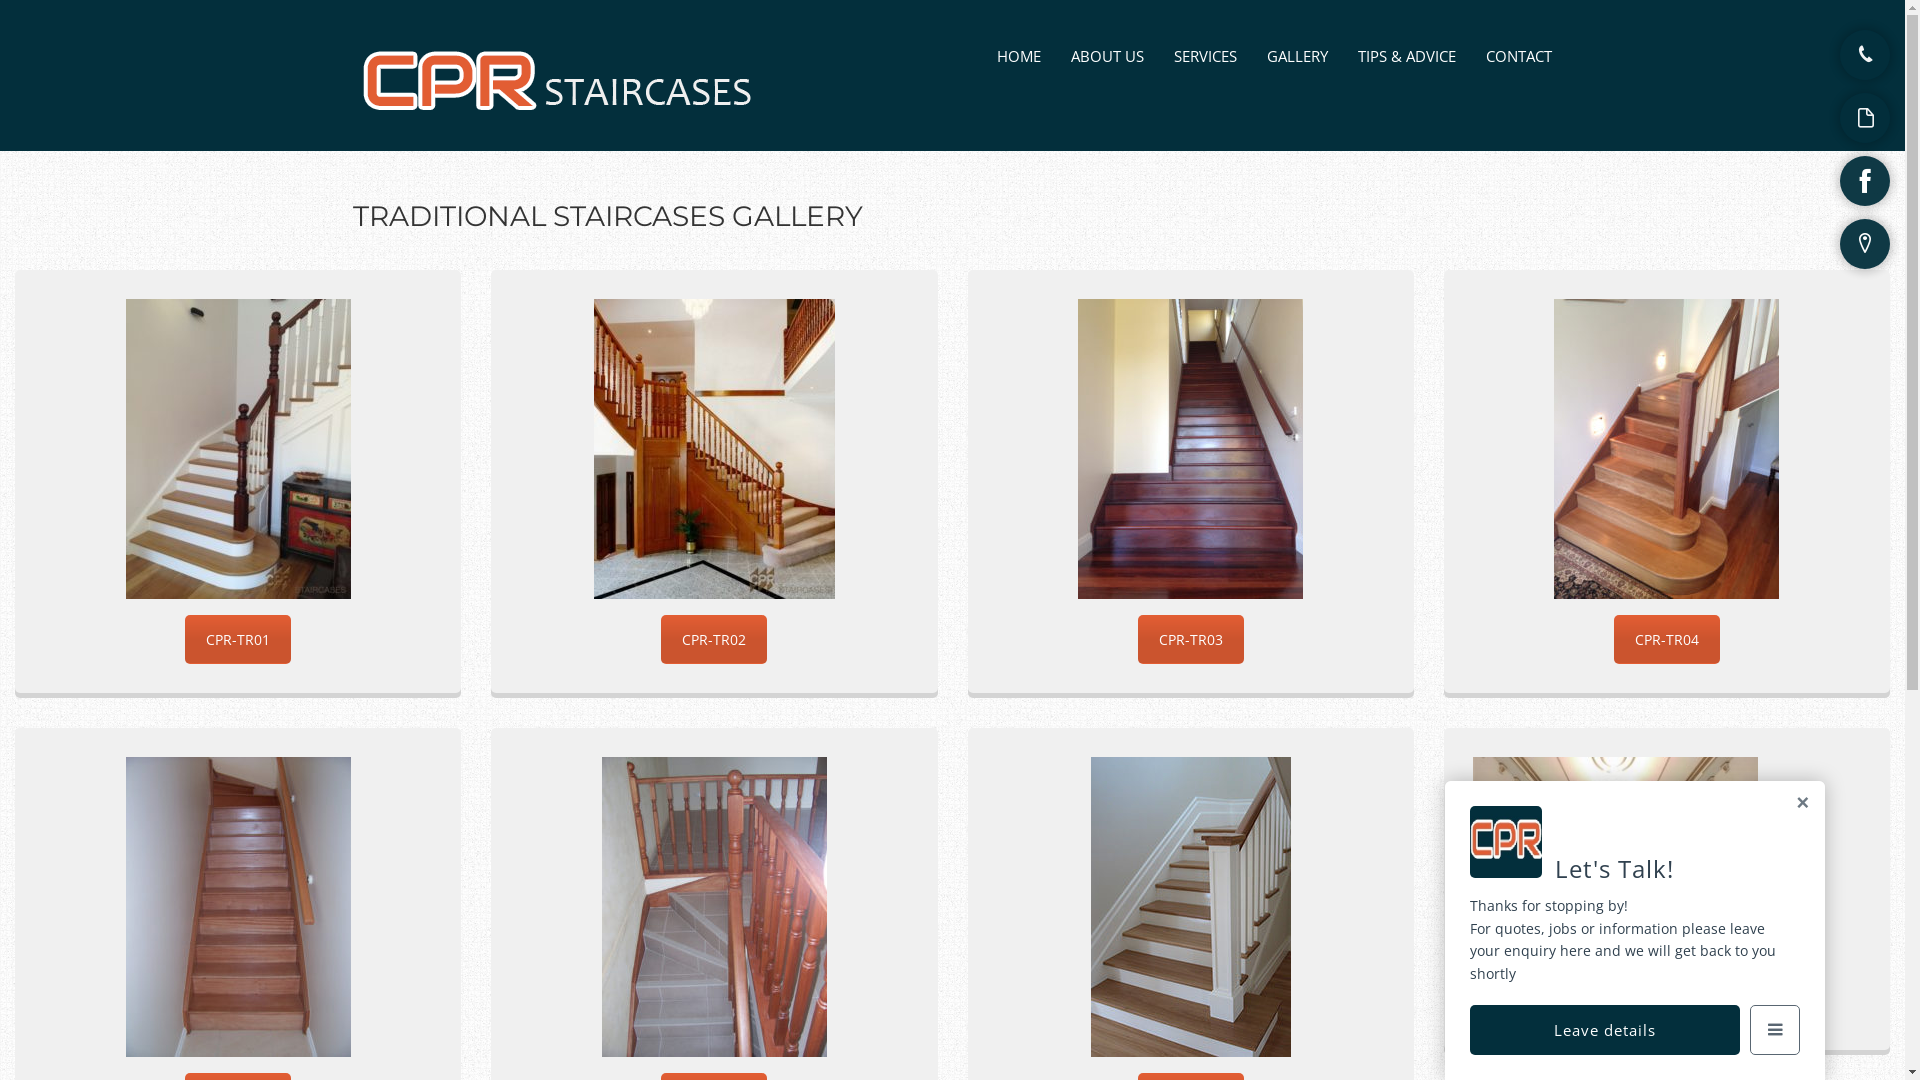 Image resolution: width=1920 pixels, height=1080 pixels. What do you see at coordinates (1204, 55) in the screenshot?
I see `'SERVICES'` at bounding box center [1204, 55].